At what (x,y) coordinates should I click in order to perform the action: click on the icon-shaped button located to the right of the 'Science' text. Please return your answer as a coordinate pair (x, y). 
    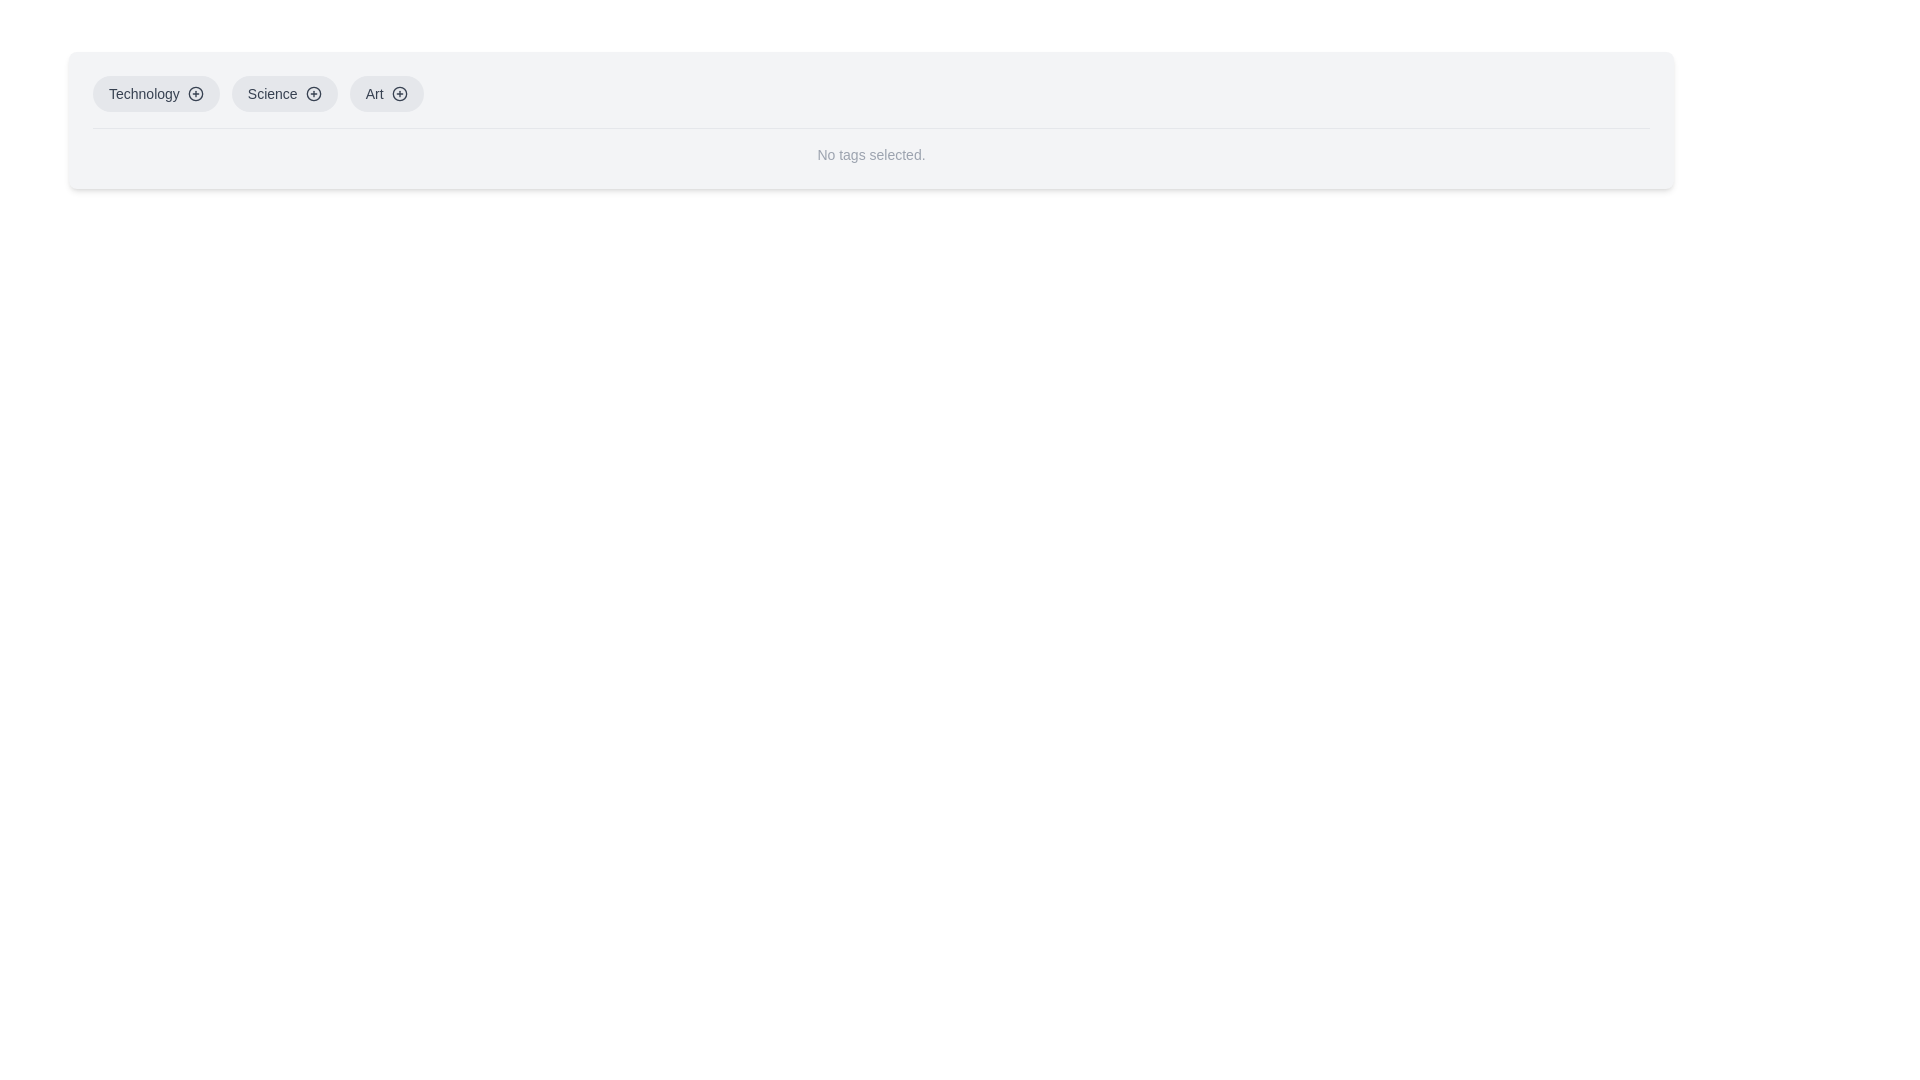
    Looking at the image, I should click on (312, 93).